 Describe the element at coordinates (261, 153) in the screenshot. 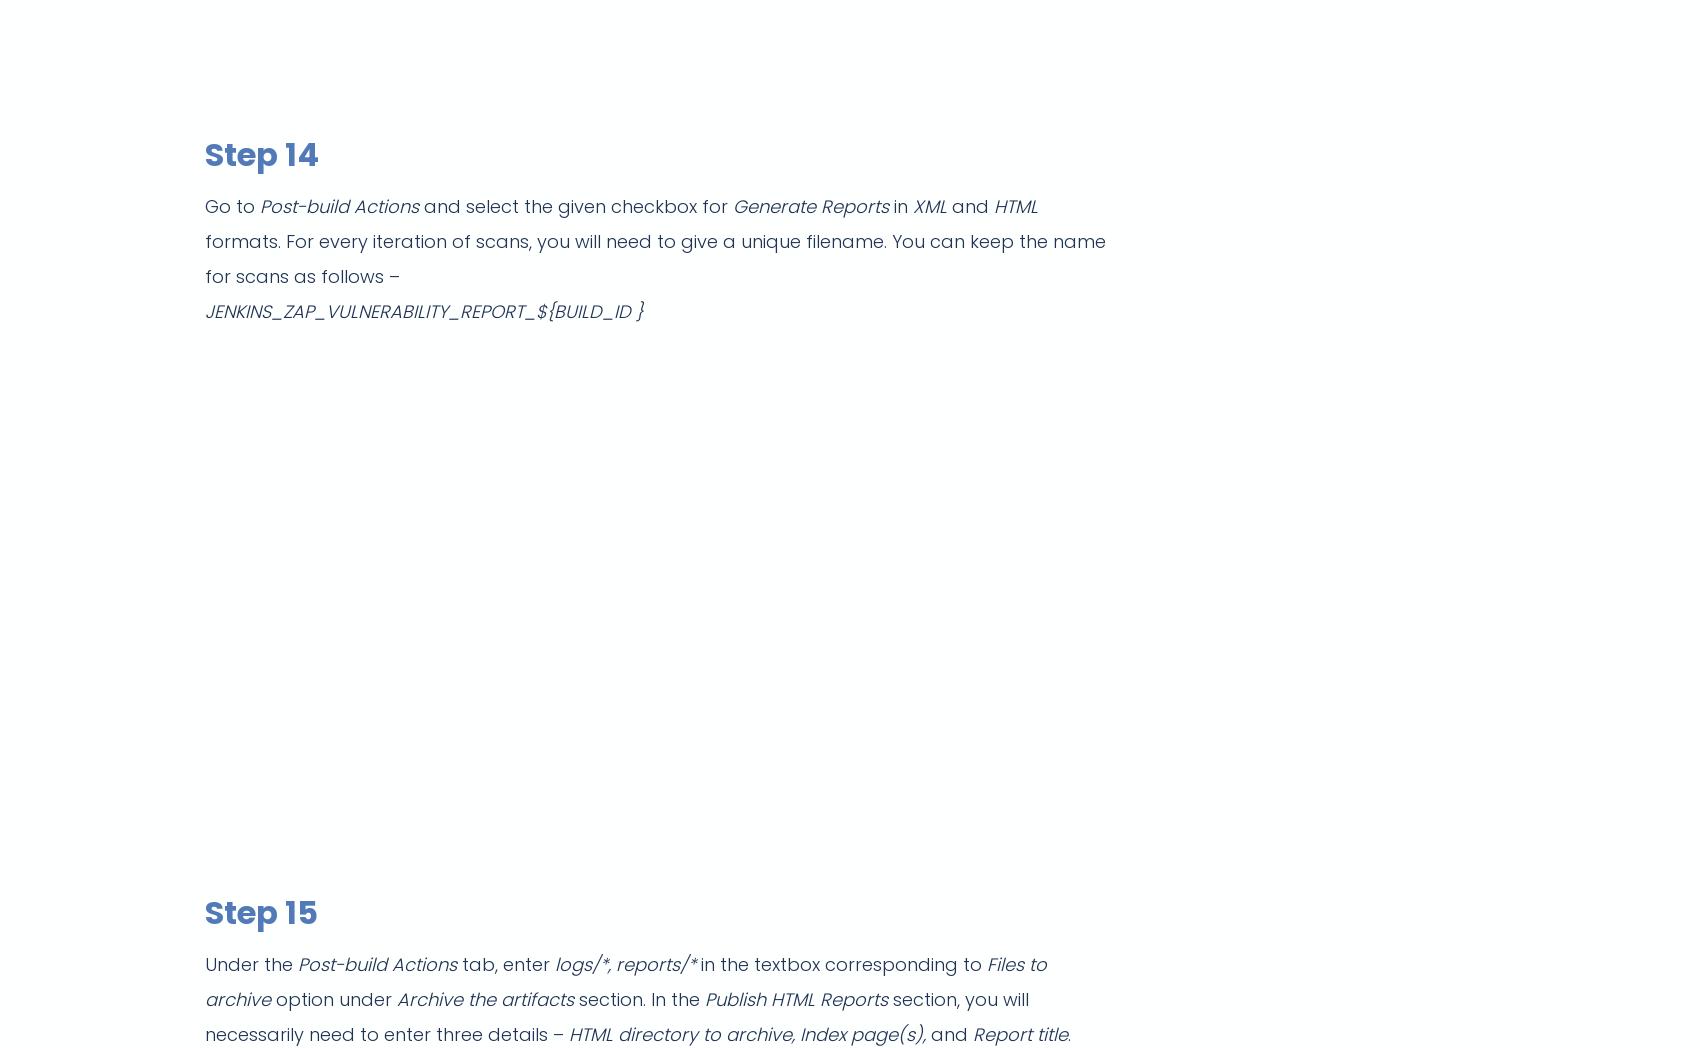

I see `'Step 14'` at that location.